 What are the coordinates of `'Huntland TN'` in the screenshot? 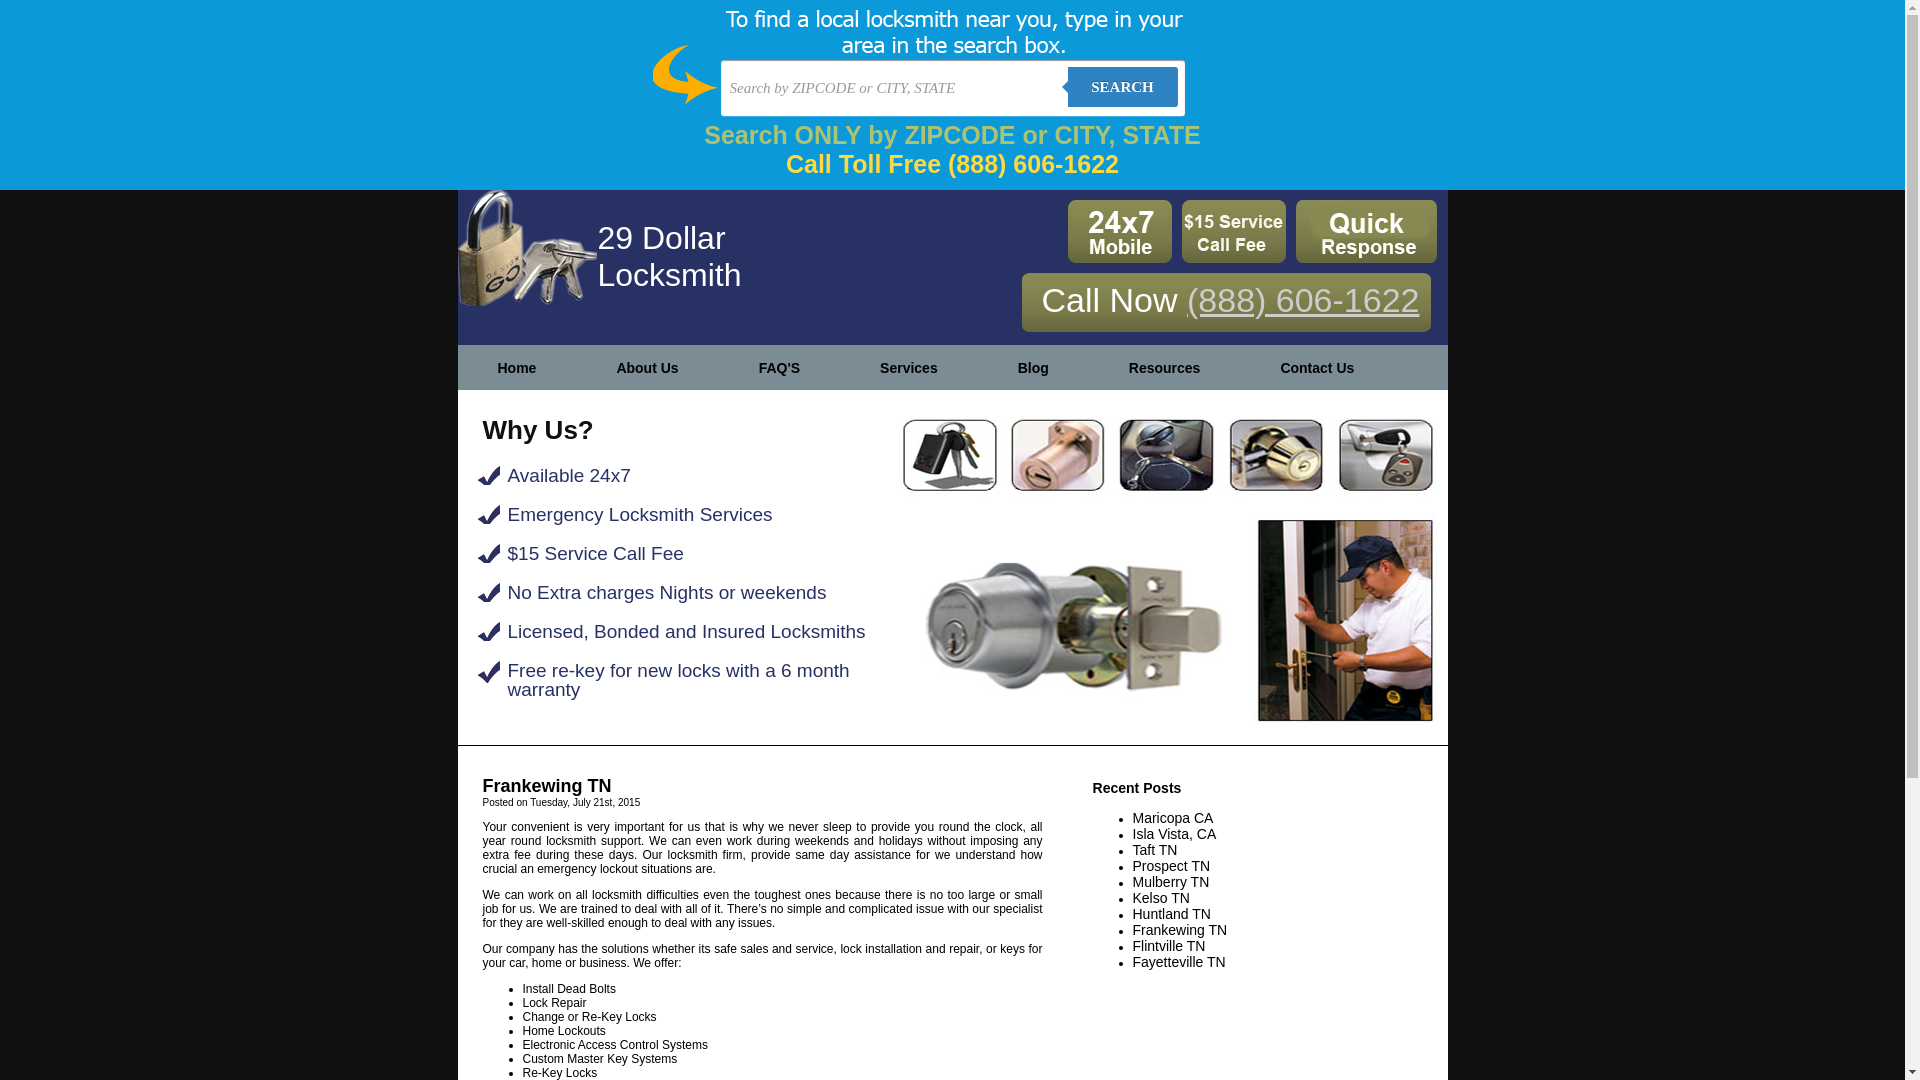 It's located at (1171, 914).